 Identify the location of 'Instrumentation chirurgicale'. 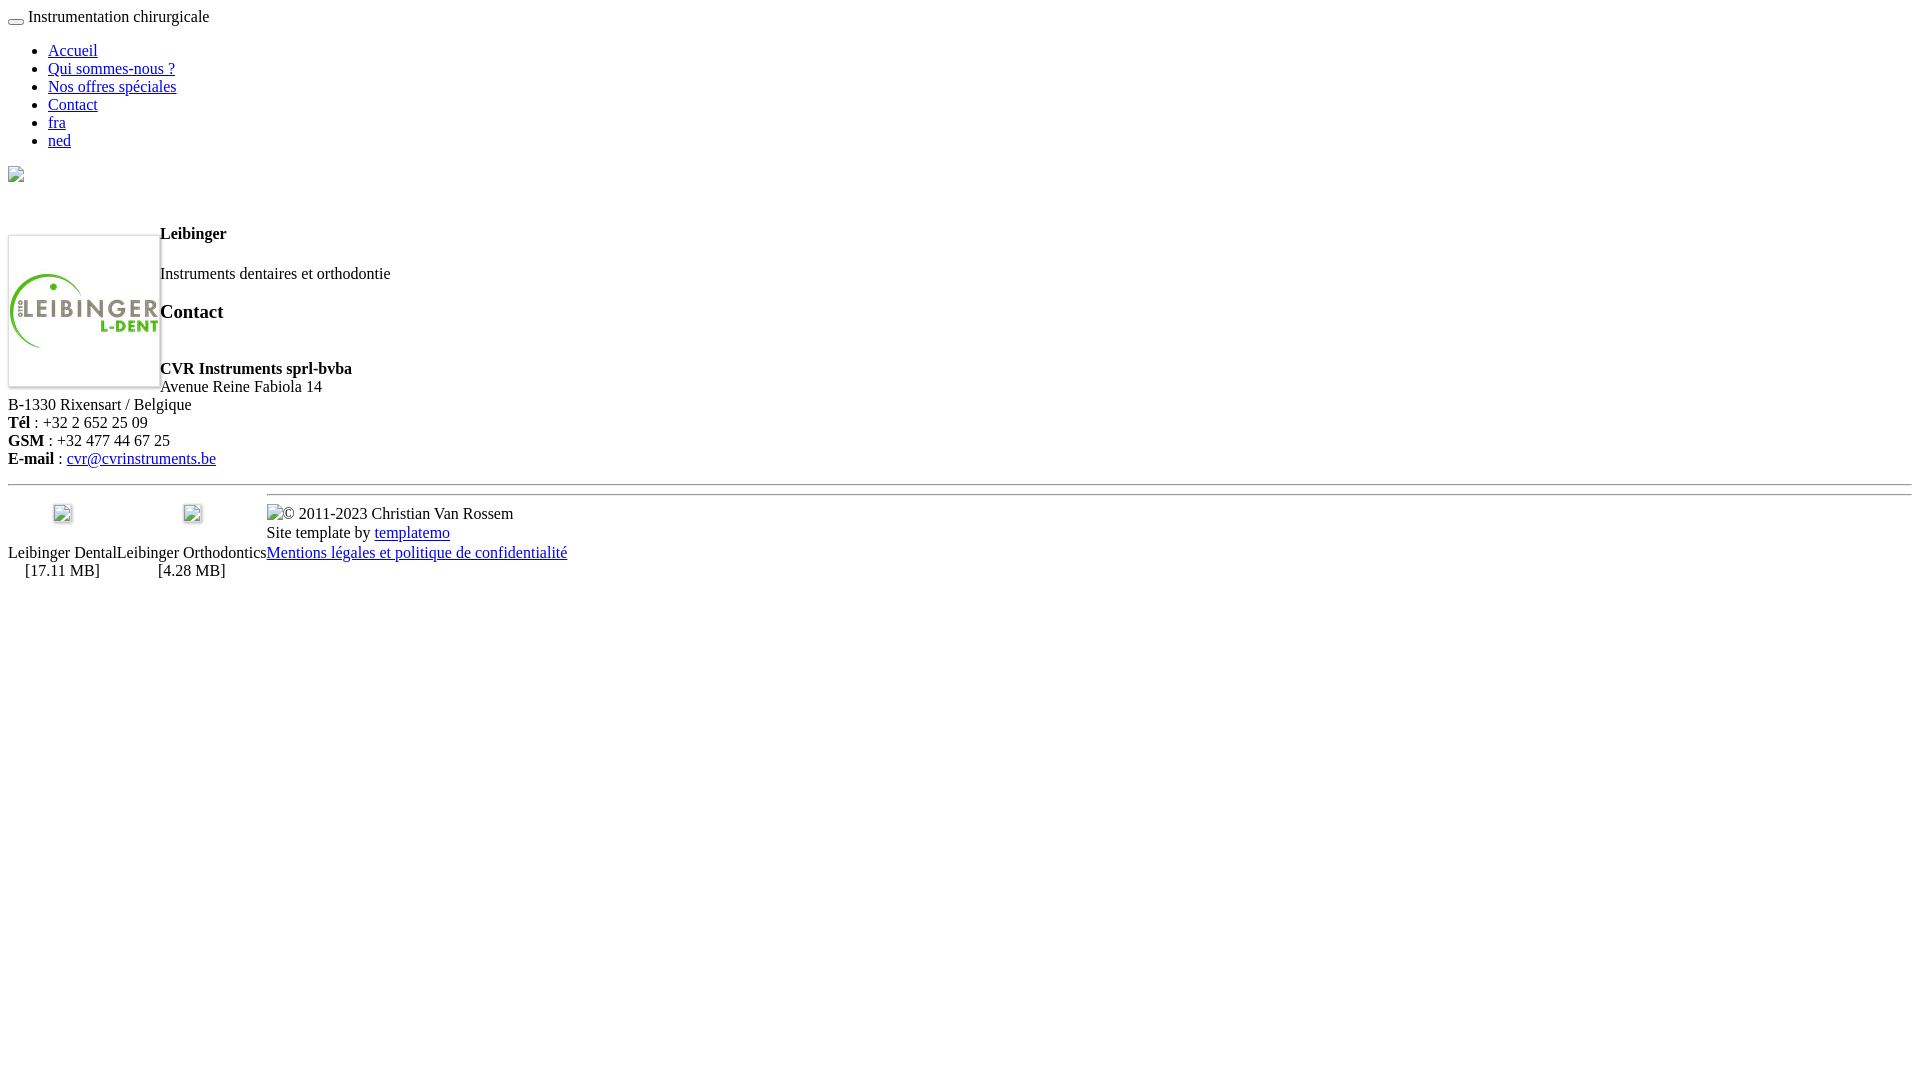
(28, 16).